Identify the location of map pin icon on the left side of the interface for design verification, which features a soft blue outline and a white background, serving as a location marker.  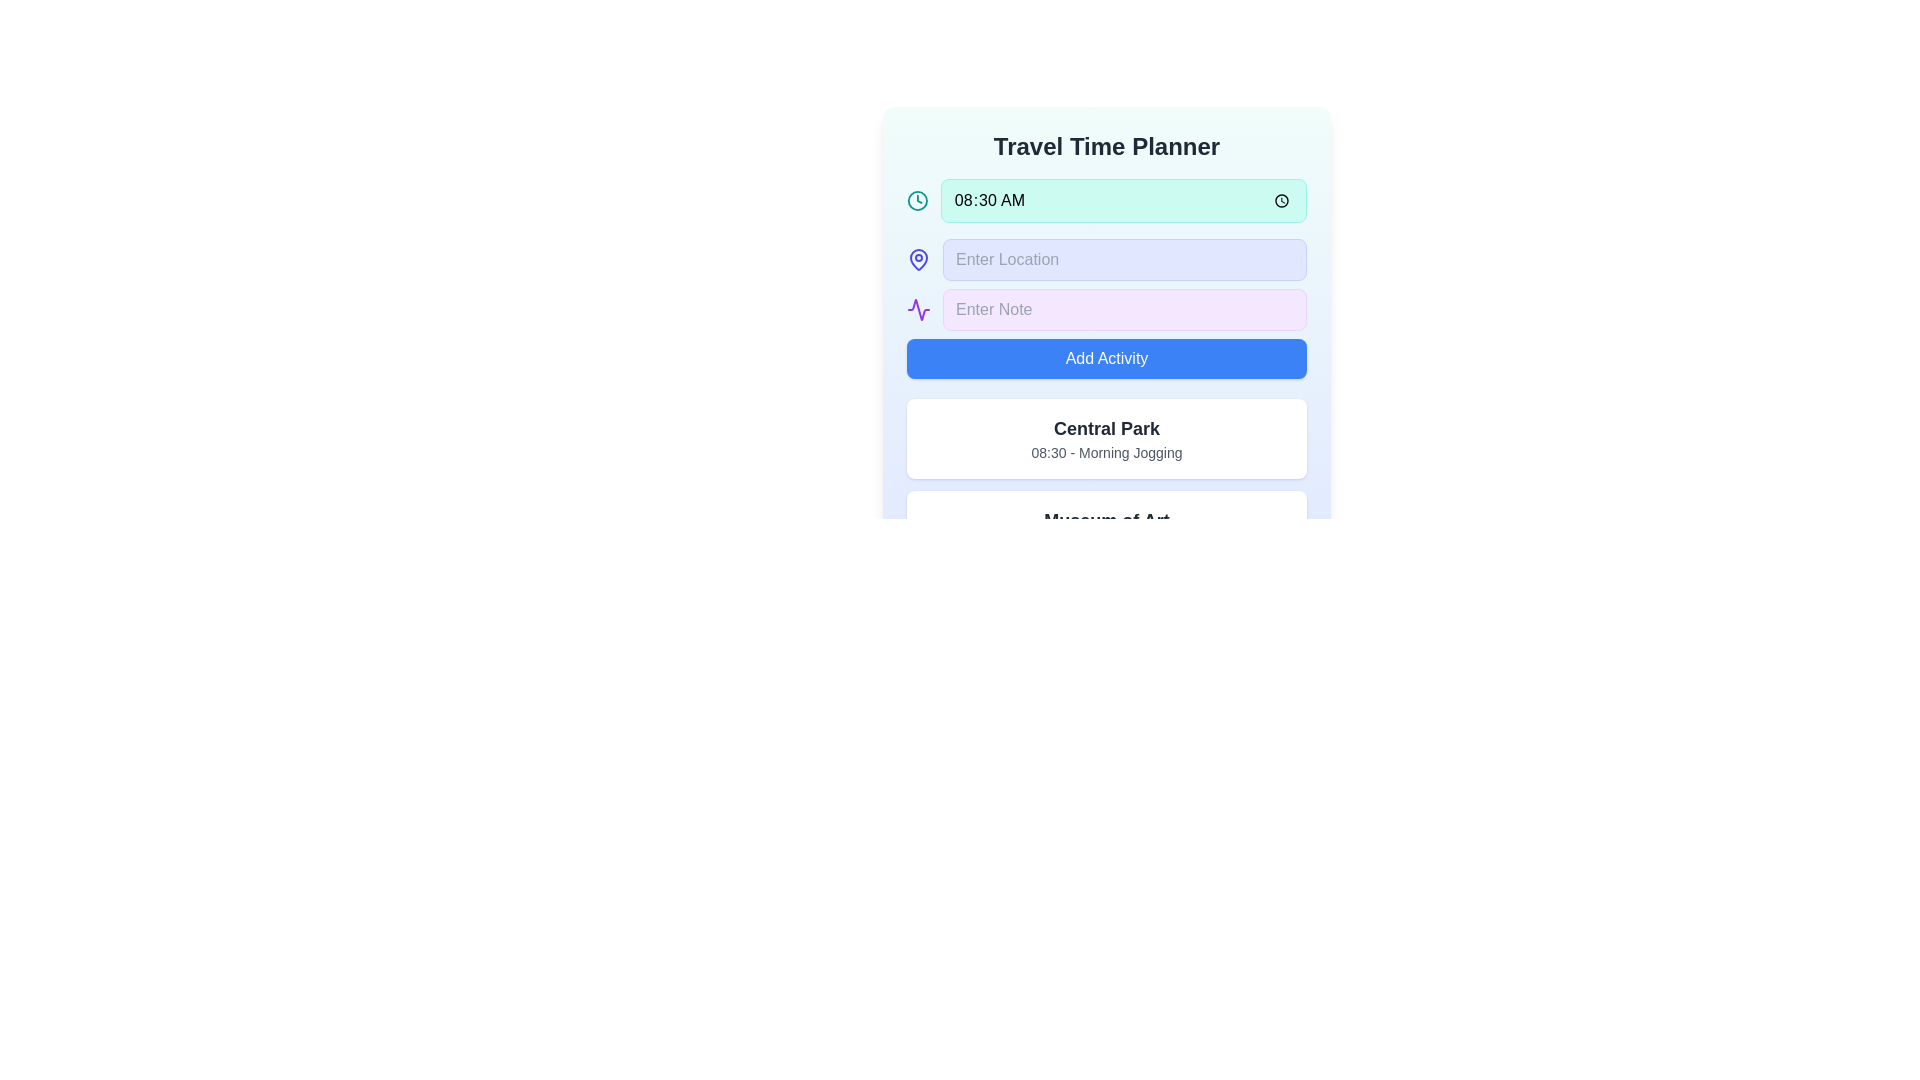
(917, 258).